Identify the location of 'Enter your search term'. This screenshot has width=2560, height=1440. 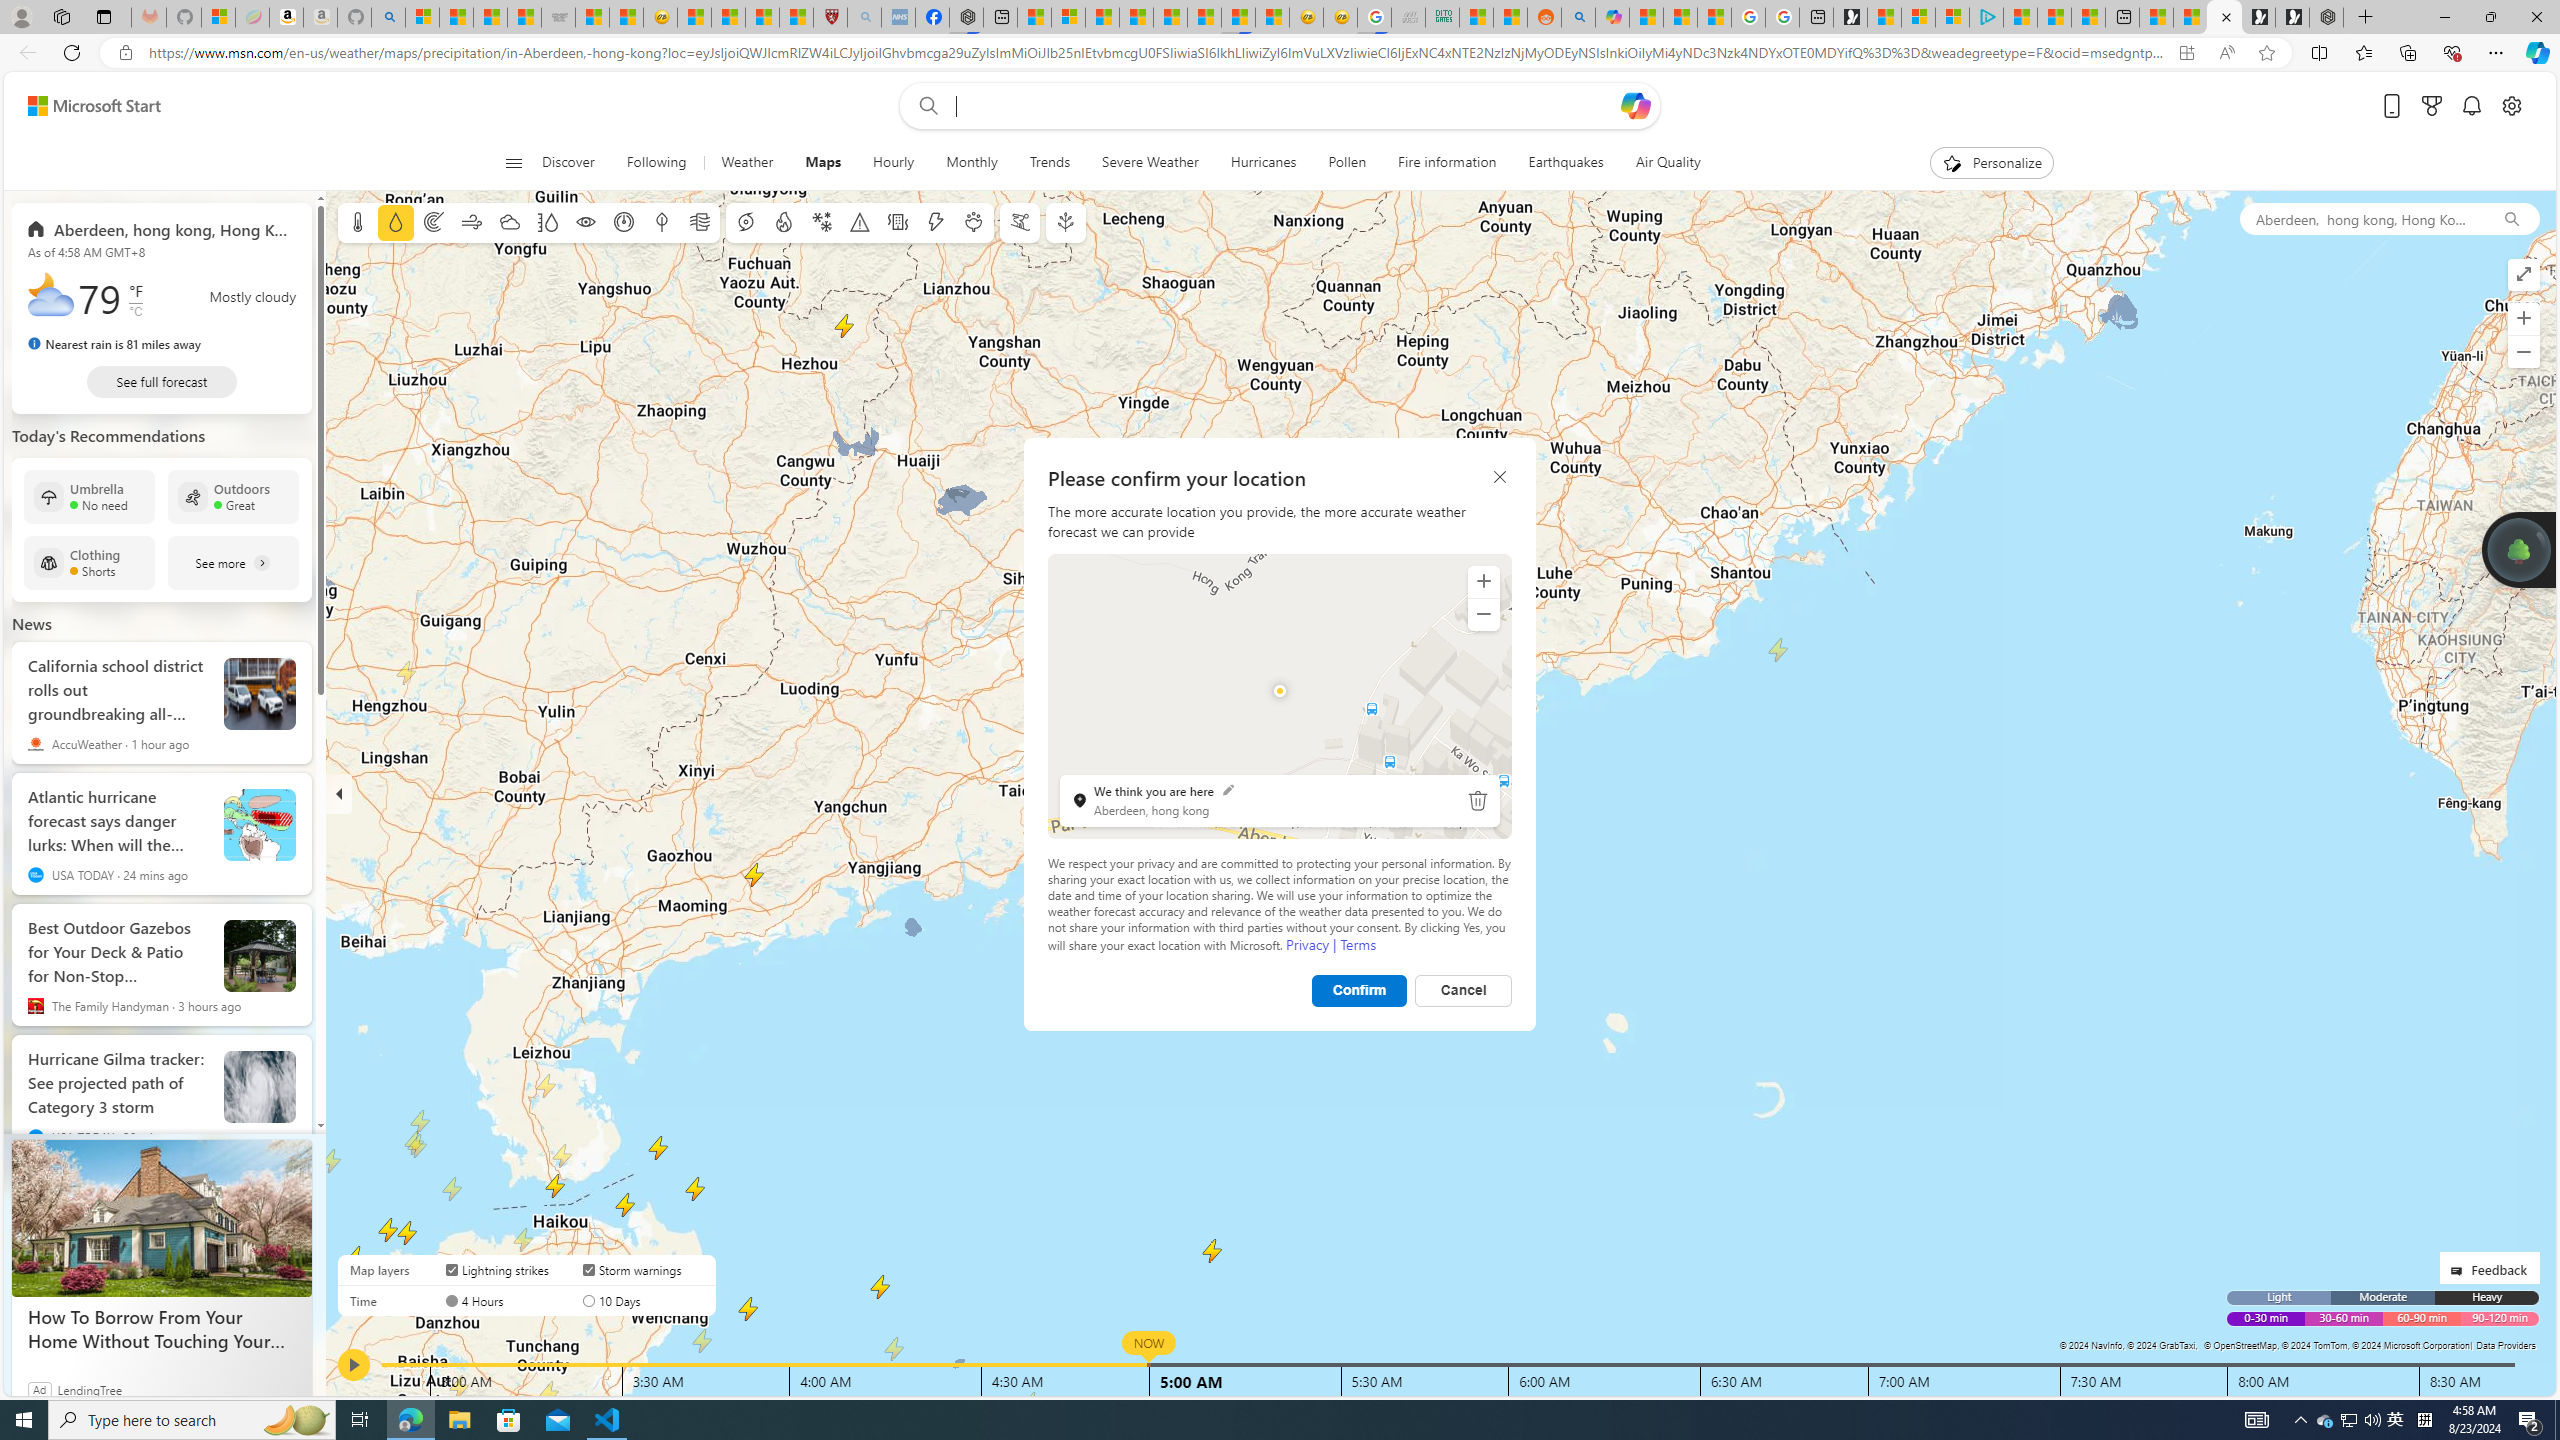
(1284, 104).